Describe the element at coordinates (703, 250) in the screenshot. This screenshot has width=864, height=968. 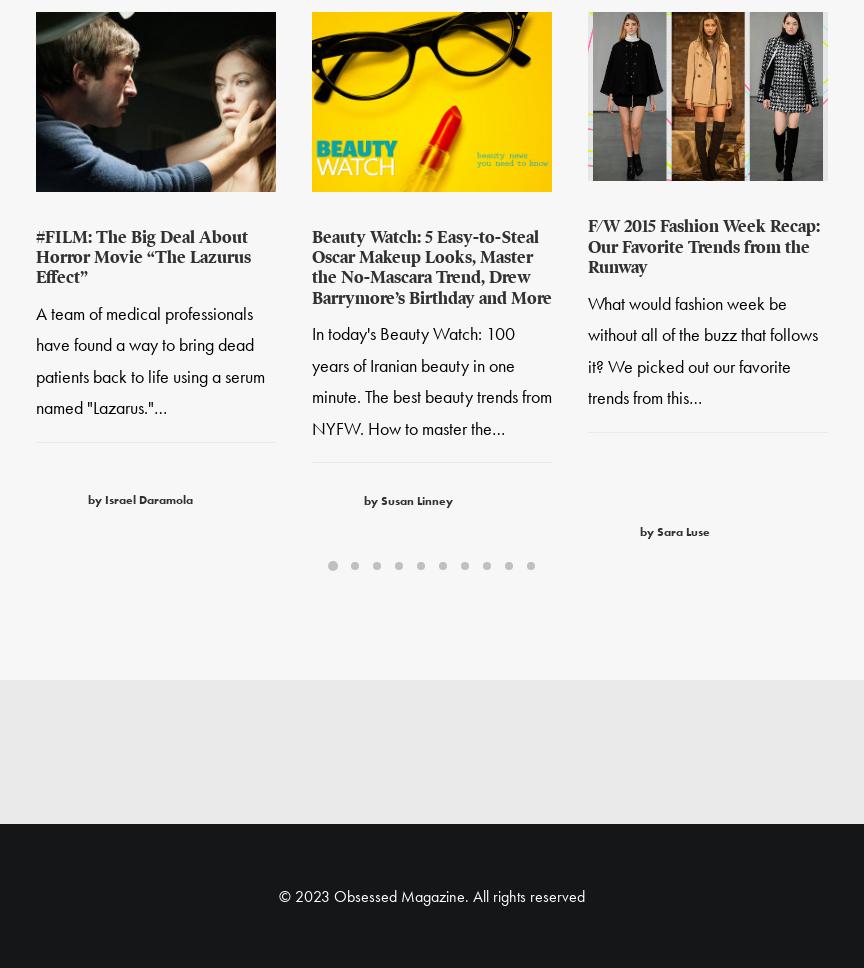
I see `'F/W 2015 Fashion Week Recap: Our Favorite Trends from the Runway'` at that location.